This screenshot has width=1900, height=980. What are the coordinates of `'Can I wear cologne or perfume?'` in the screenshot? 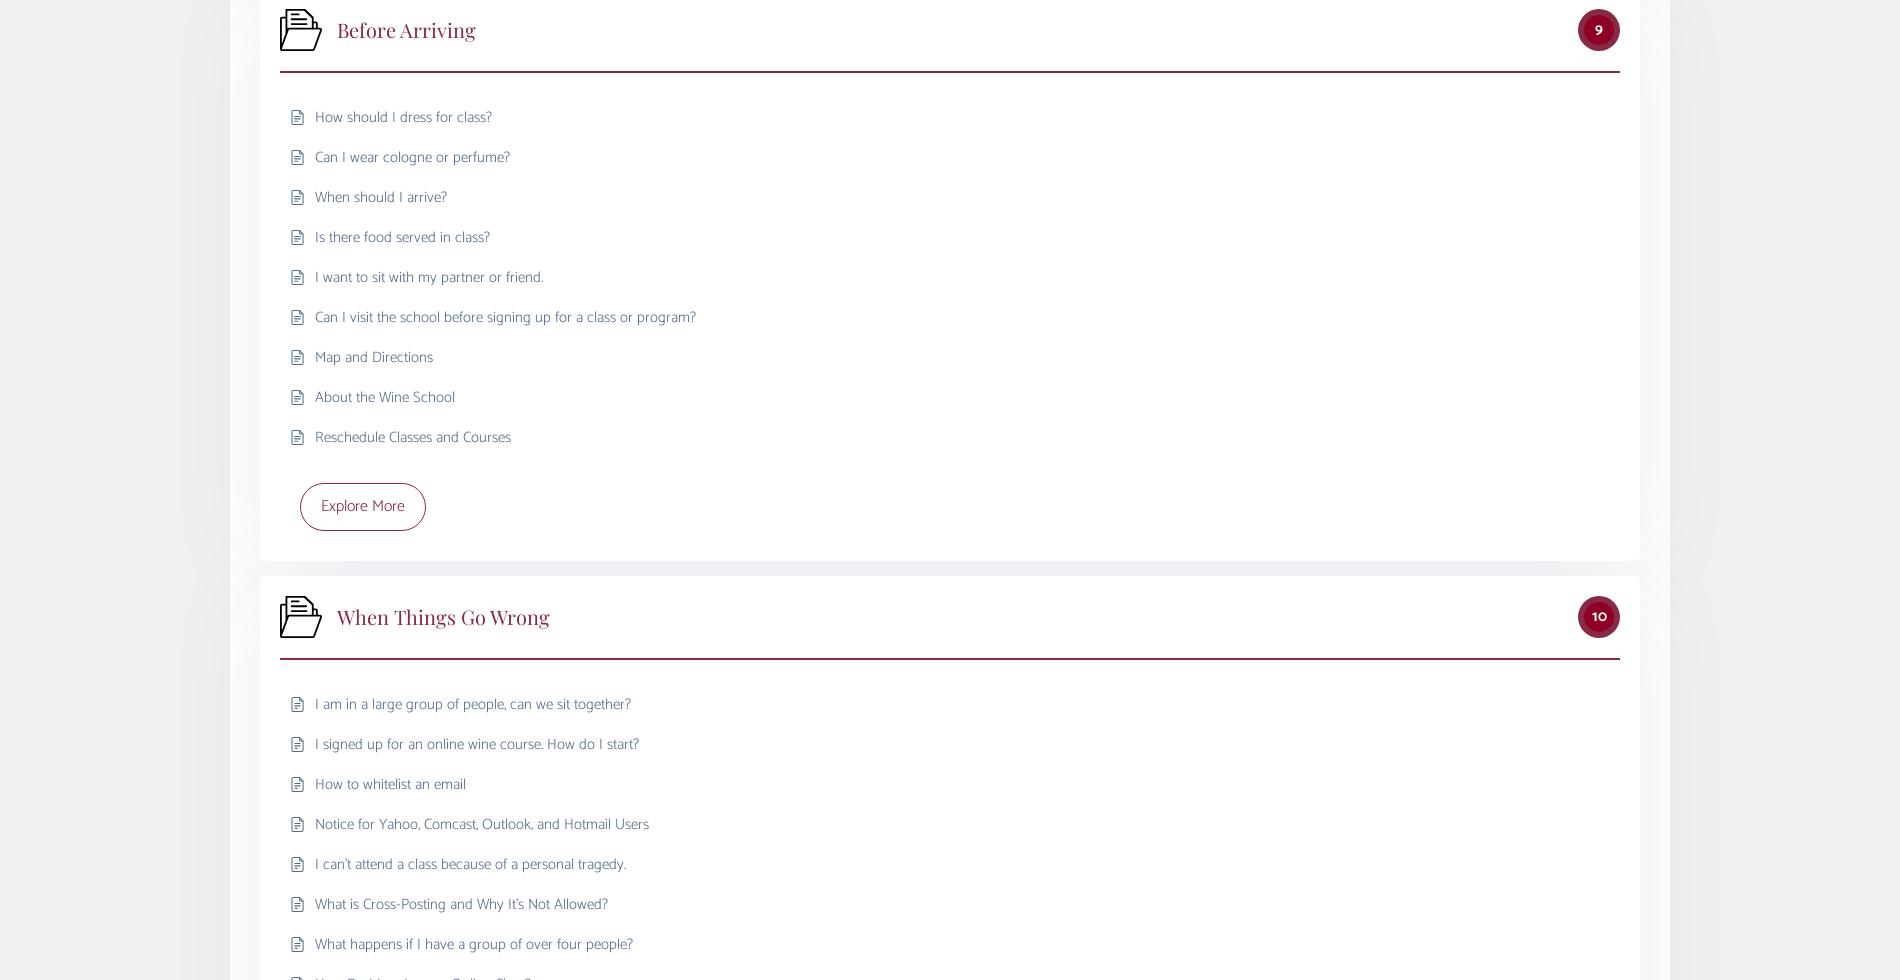 It's located at (411, 156).